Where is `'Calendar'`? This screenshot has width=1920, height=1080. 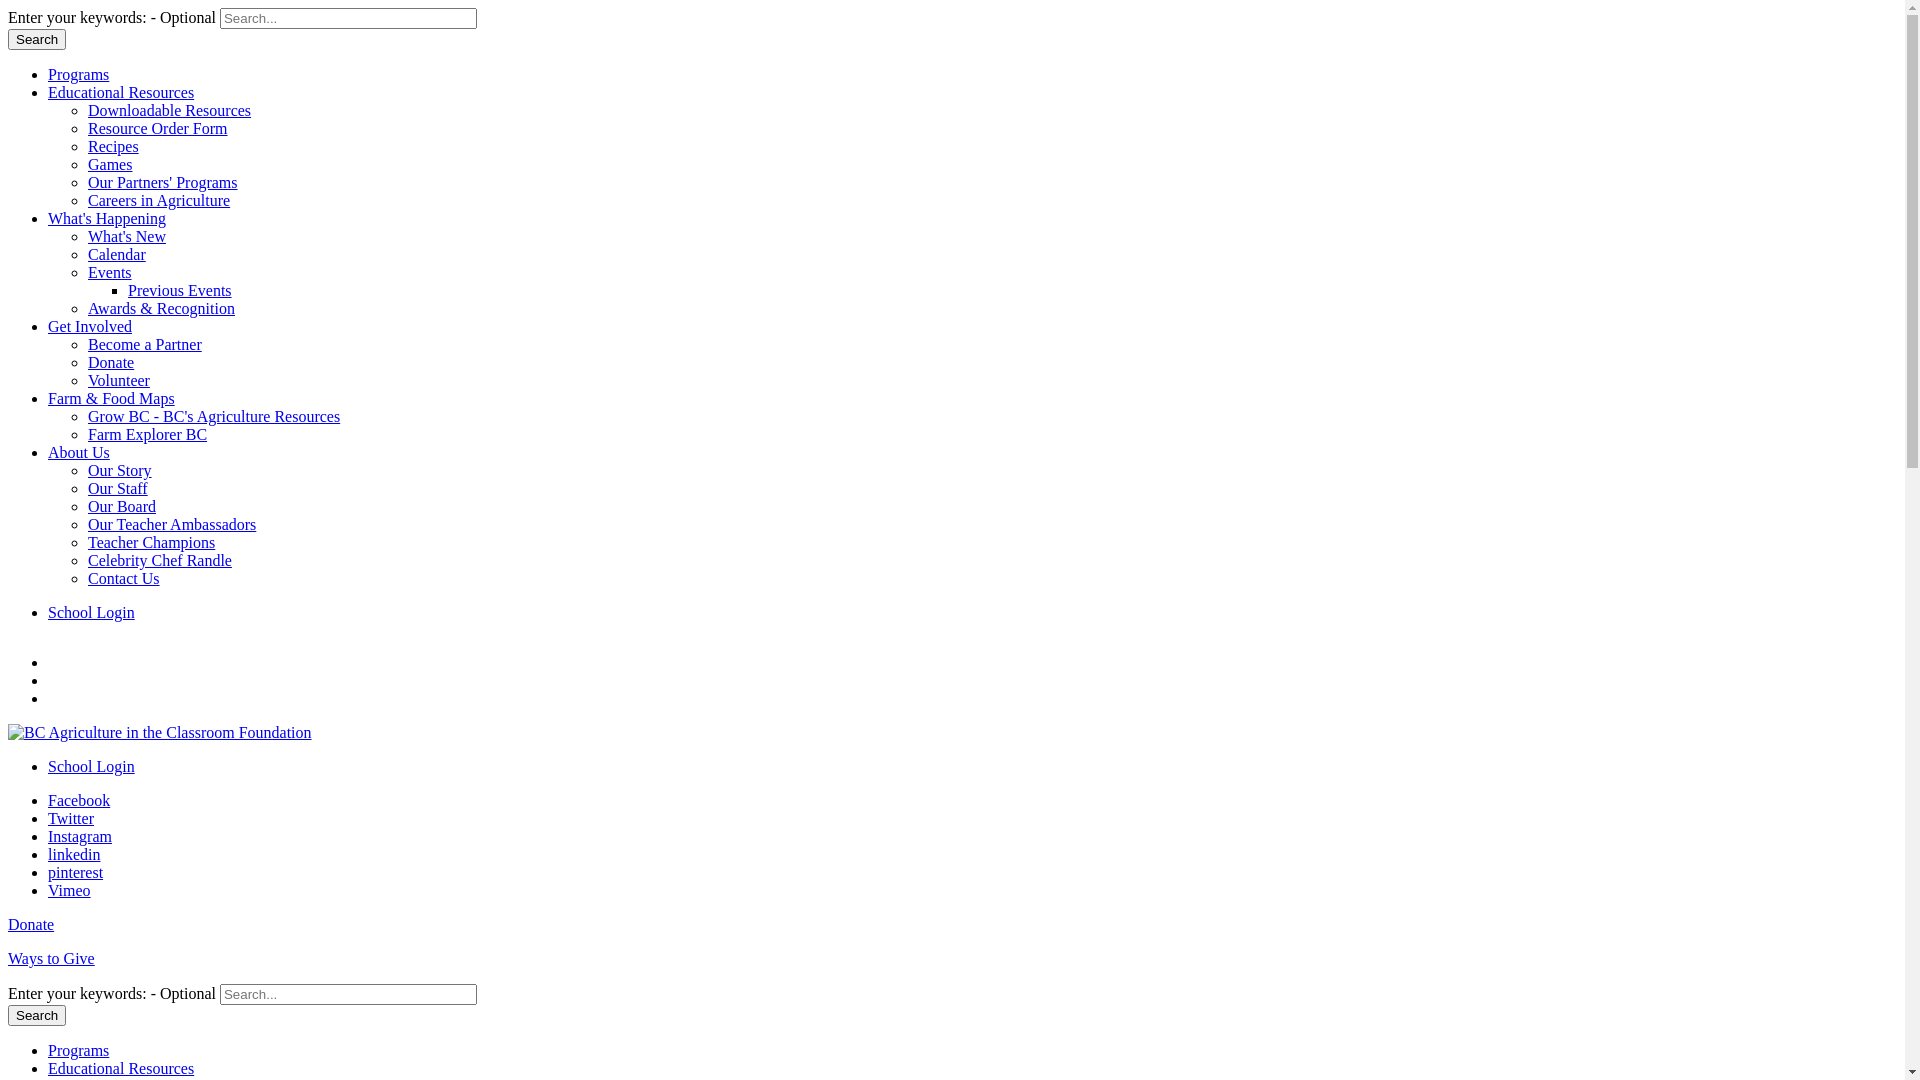
'Calendar' is located at coordinates (86, 253).